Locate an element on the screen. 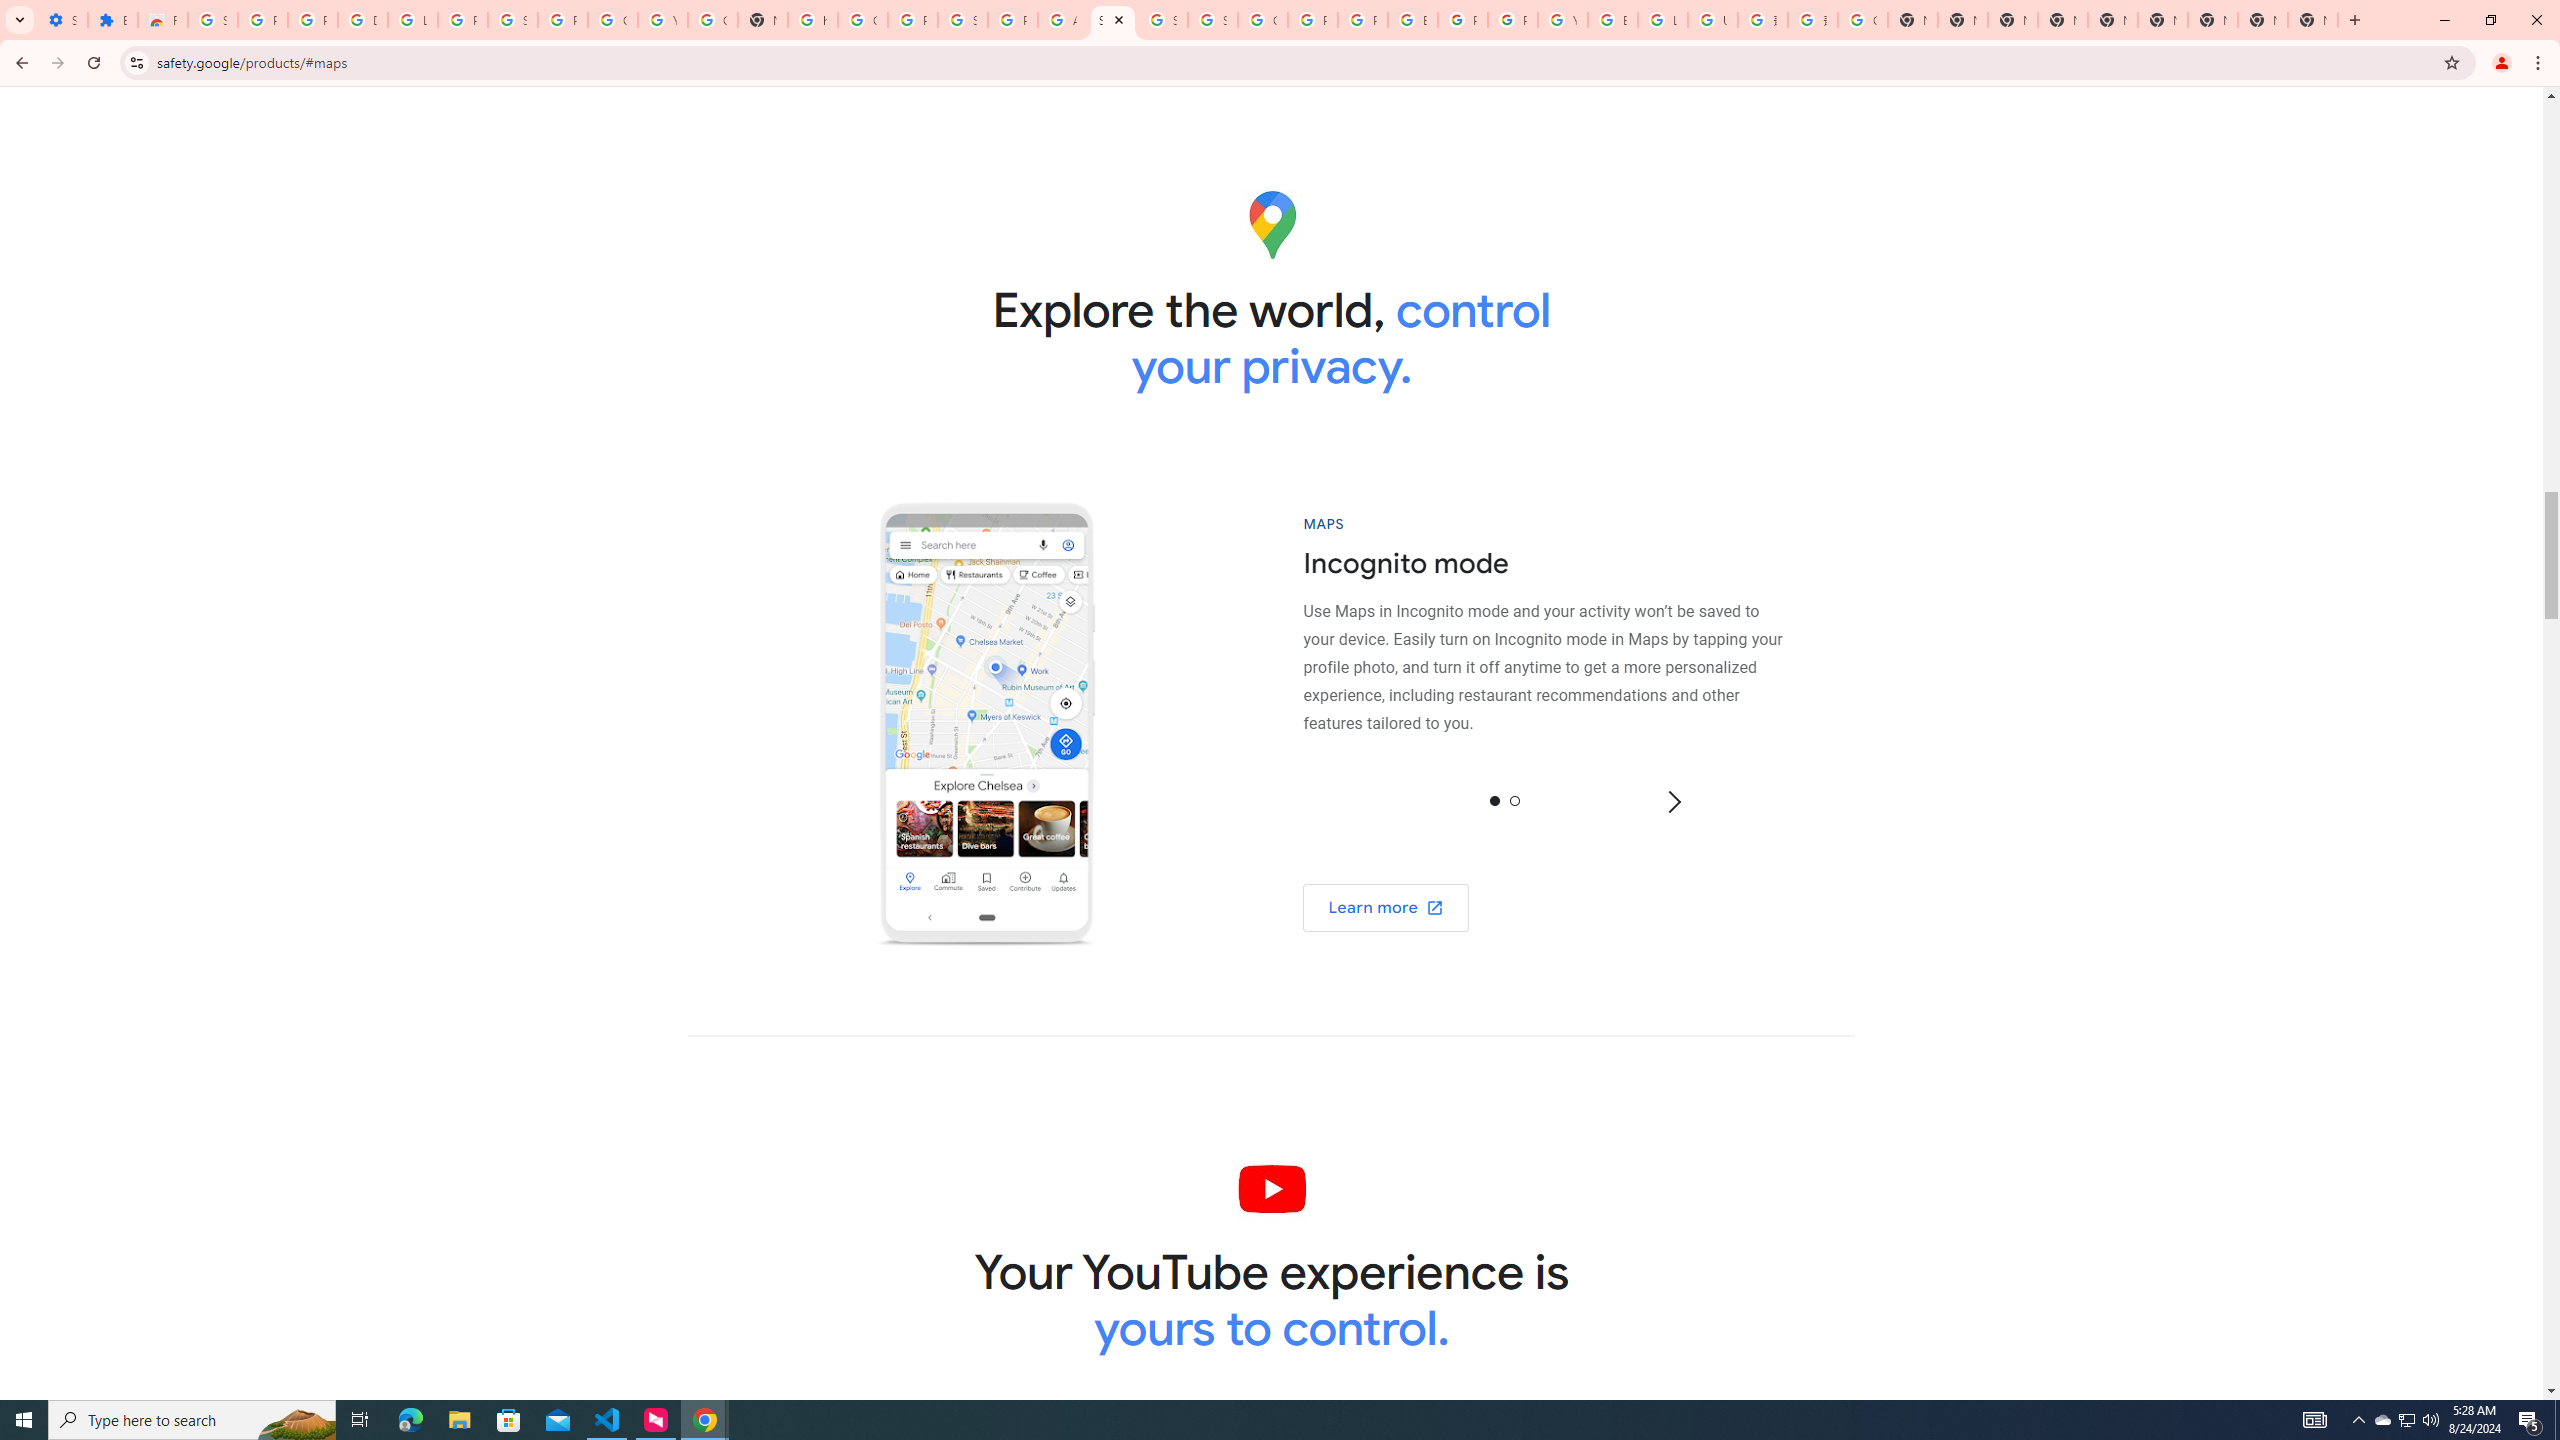  'YouTube' is located at coordinates (1561, 19).